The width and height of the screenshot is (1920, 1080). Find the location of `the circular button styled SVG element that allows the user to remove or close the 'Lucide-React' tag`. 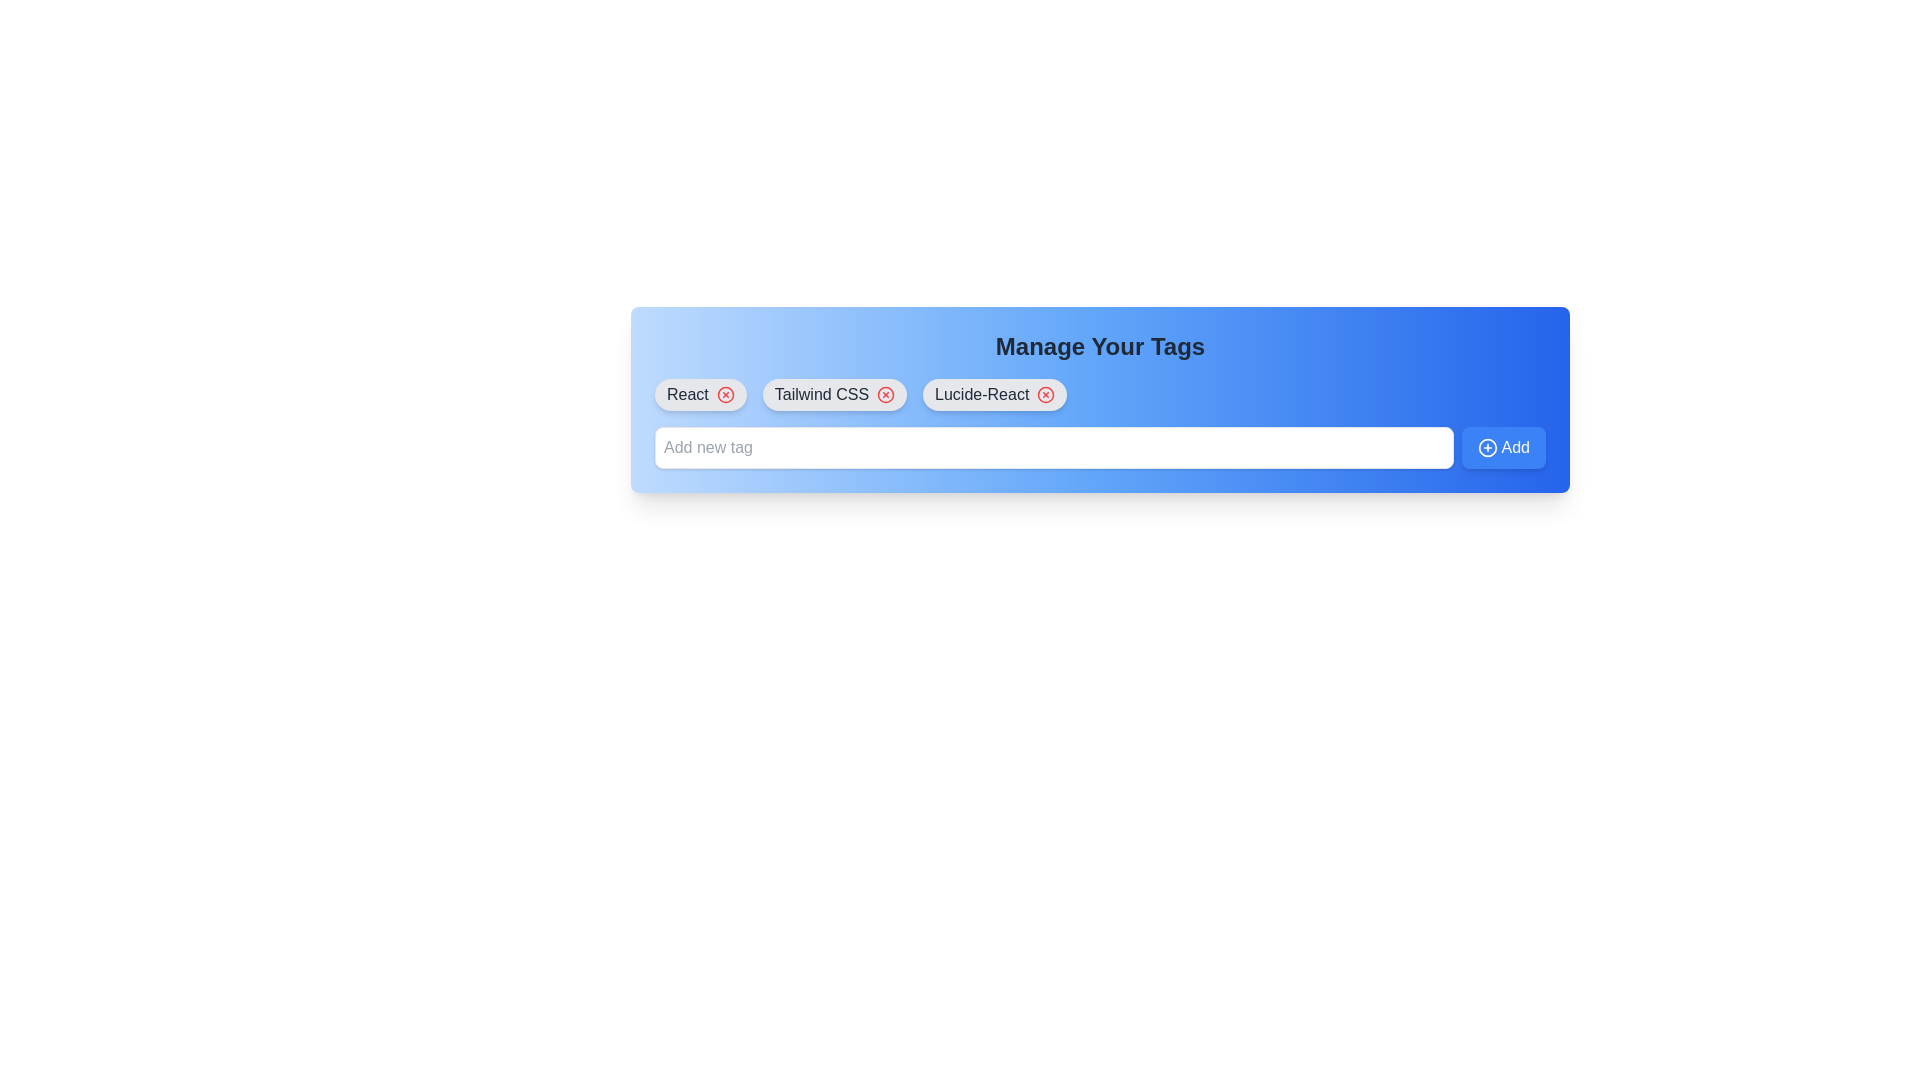

the circular button styled SVG element that allows the user to remove or close the 'Lucide-React' tag is located at coordinates (1045, 394).